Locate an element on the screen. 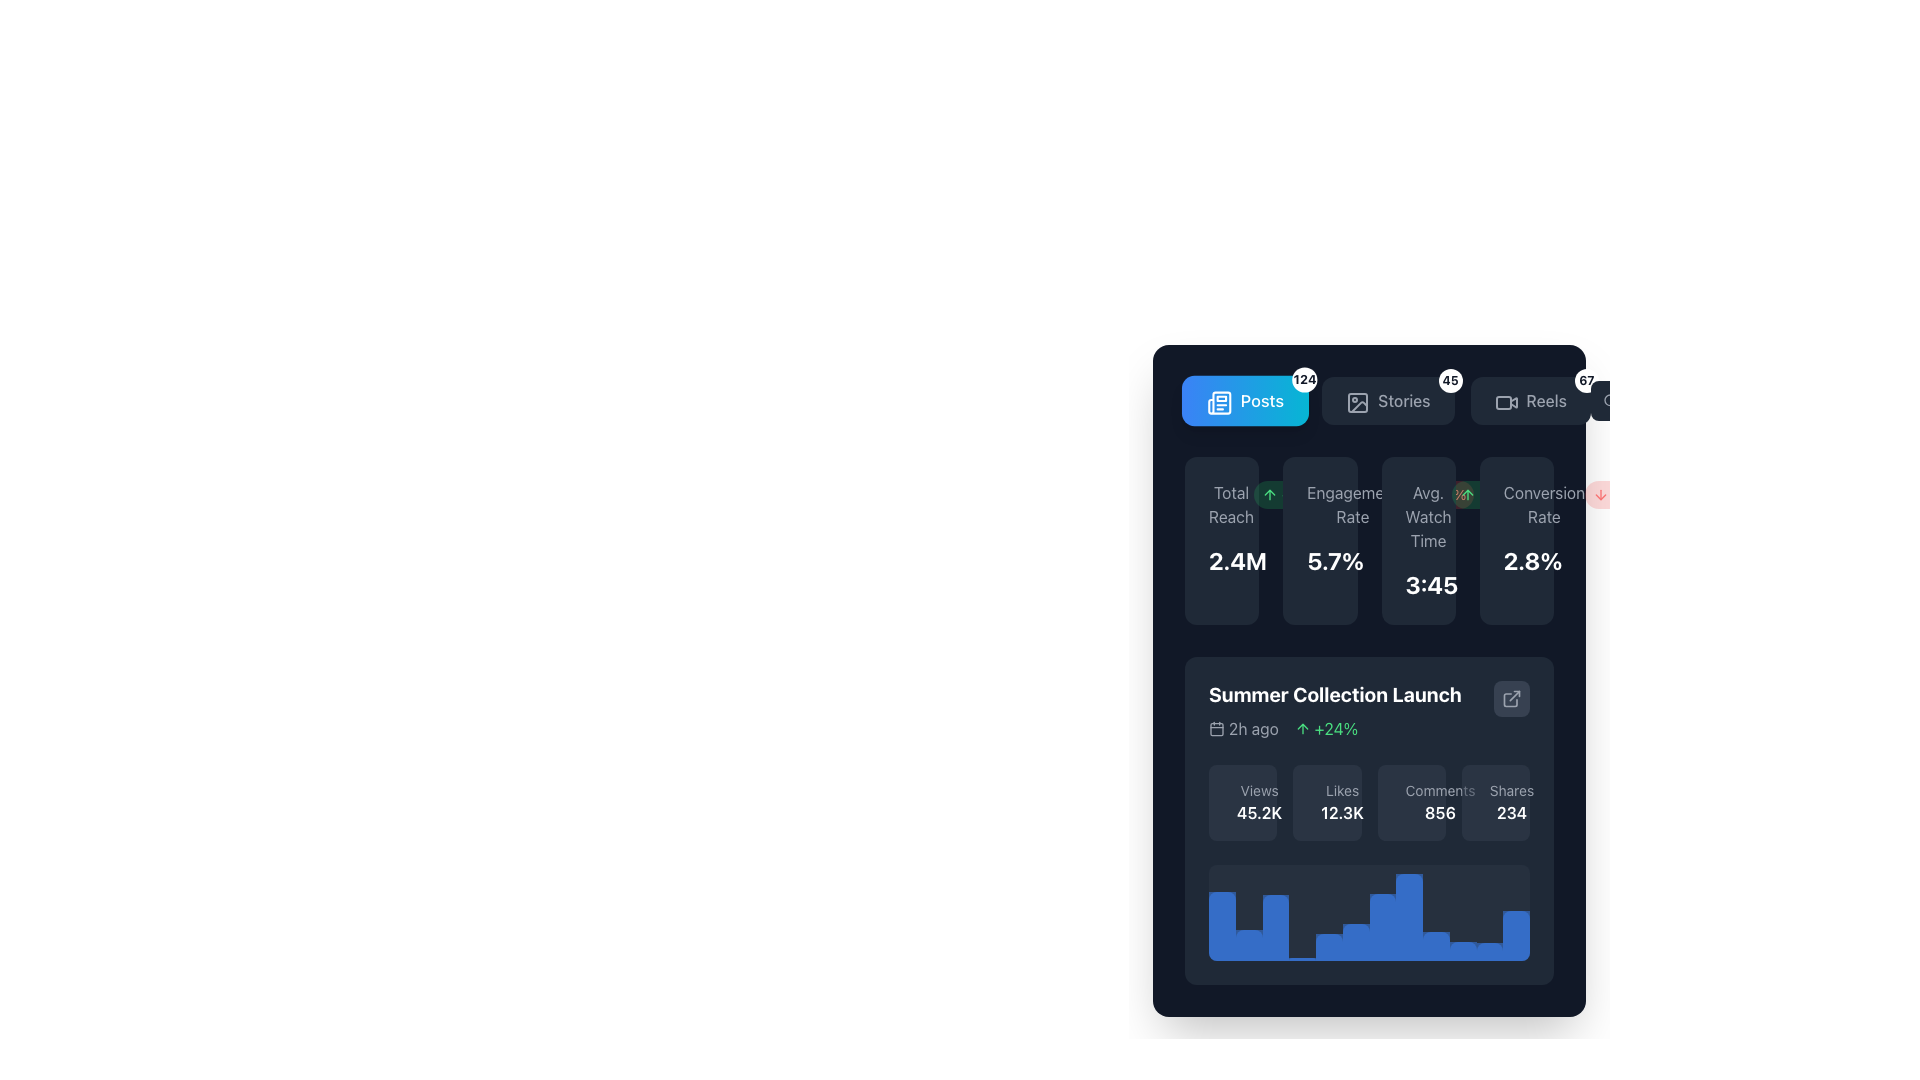 This screenshot has height=1080, width=1920. the label displaying the number of comments ('856') is located at coordinates (1440, 801).